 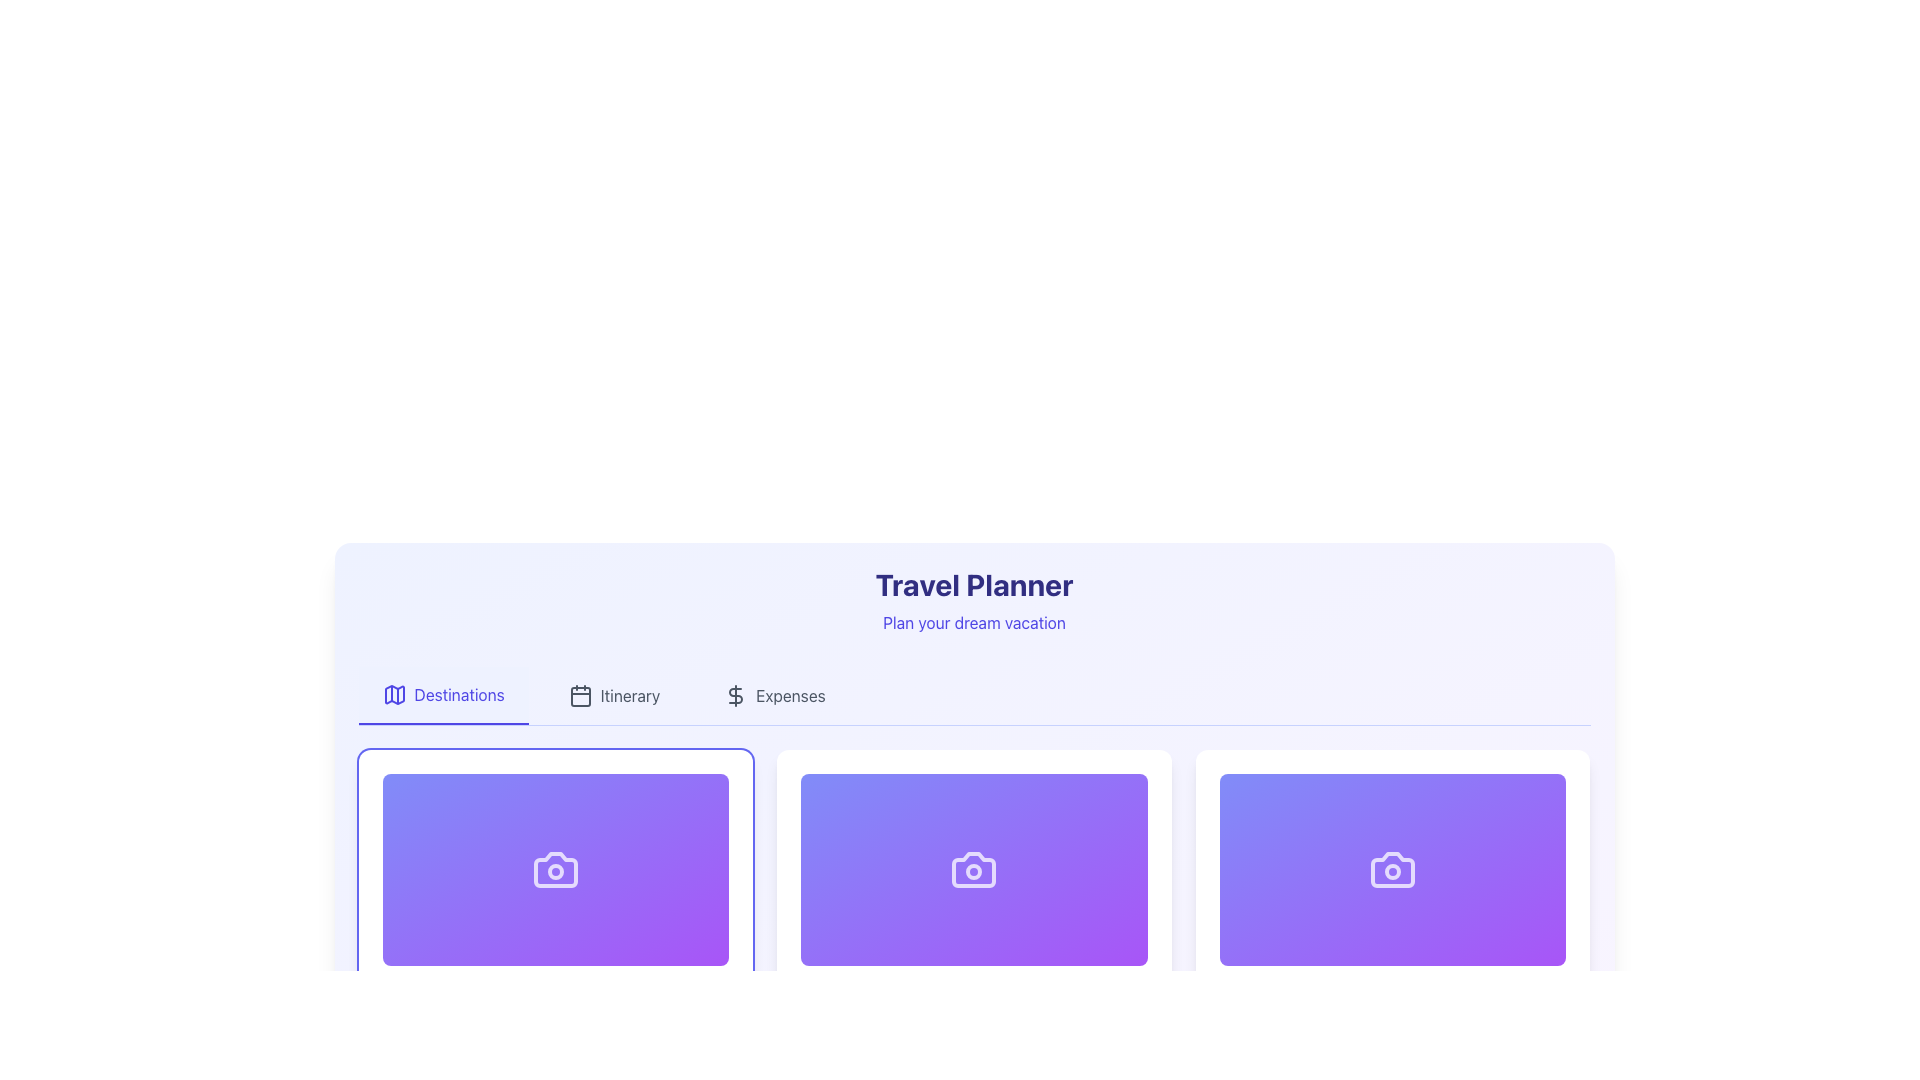 What do you see at coordinates (555, 870) in the screenshot?
I see `the small circular SVG graphical element centered over the lens area of the camera icon, which is part of a larger purple rectangle in a grid layout` at bounding box center [555, 870].